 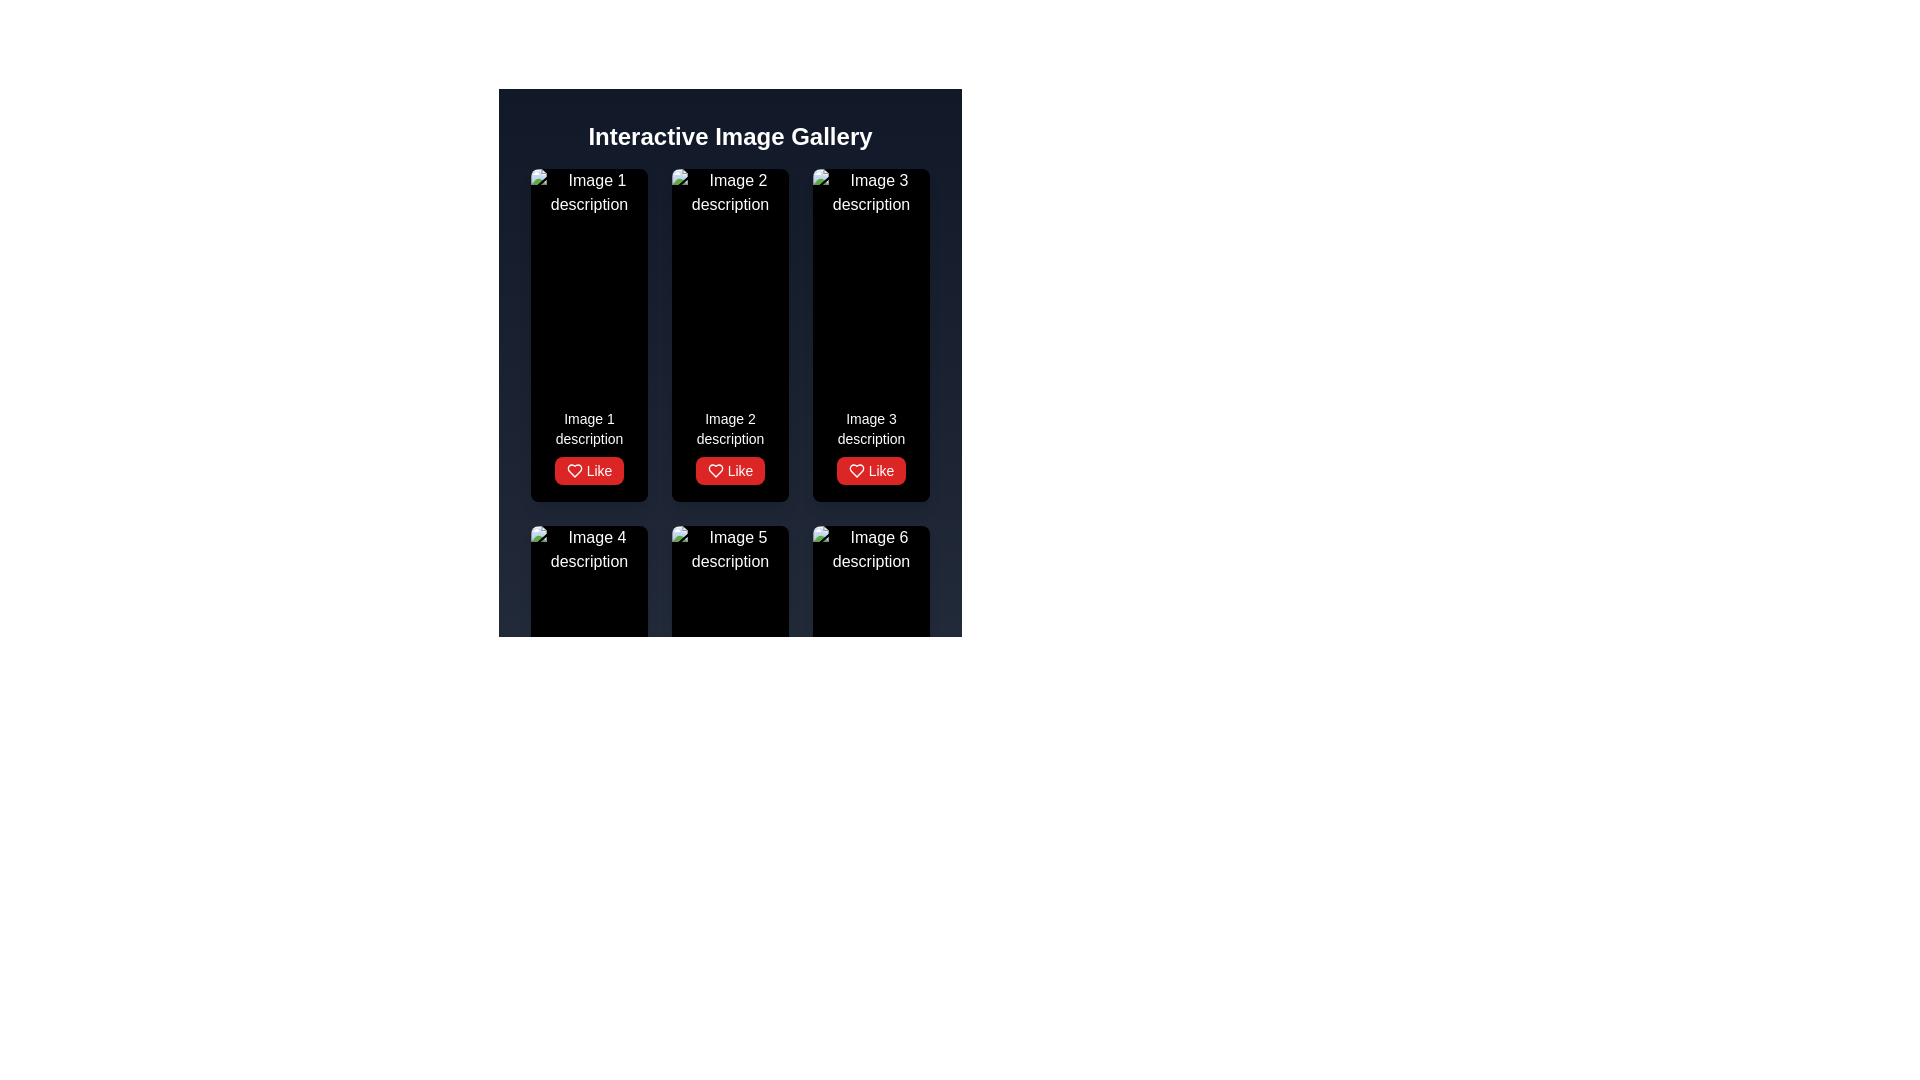 What do you see at coordinates (715, 828) in the screenshot?
I see `the heart icon outlined in the button labeled 'Like', which is located in the second column of buttons with a red background` at bounding box center [715, 828].